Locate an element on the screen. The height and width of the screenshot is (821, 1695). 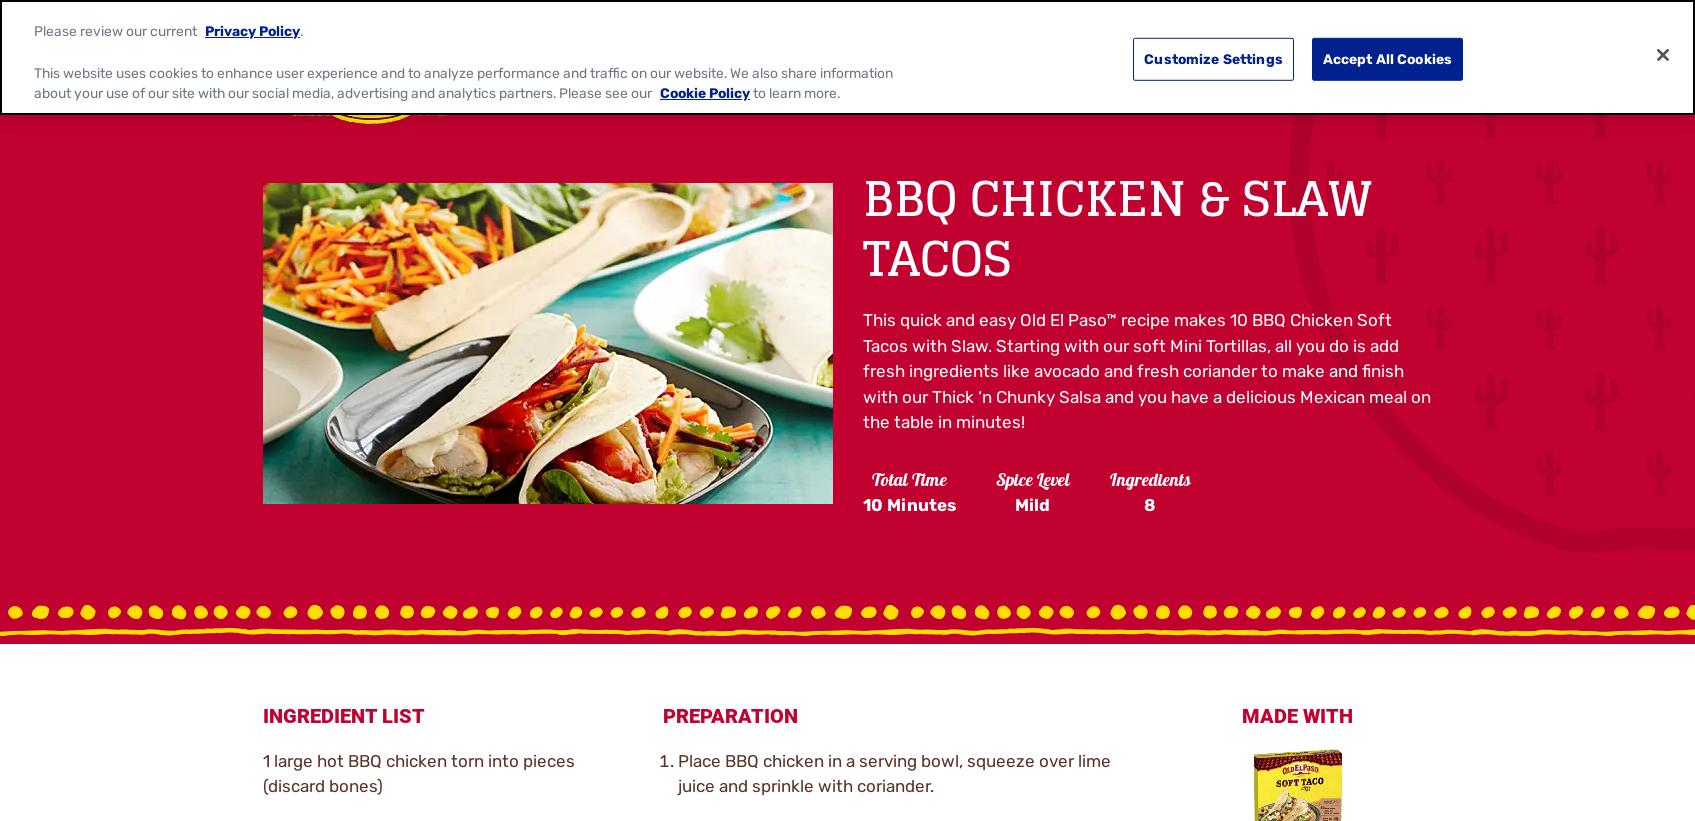
'BBQ Chicken & Slaw Tacos' is located at coordinates (1115, 226).